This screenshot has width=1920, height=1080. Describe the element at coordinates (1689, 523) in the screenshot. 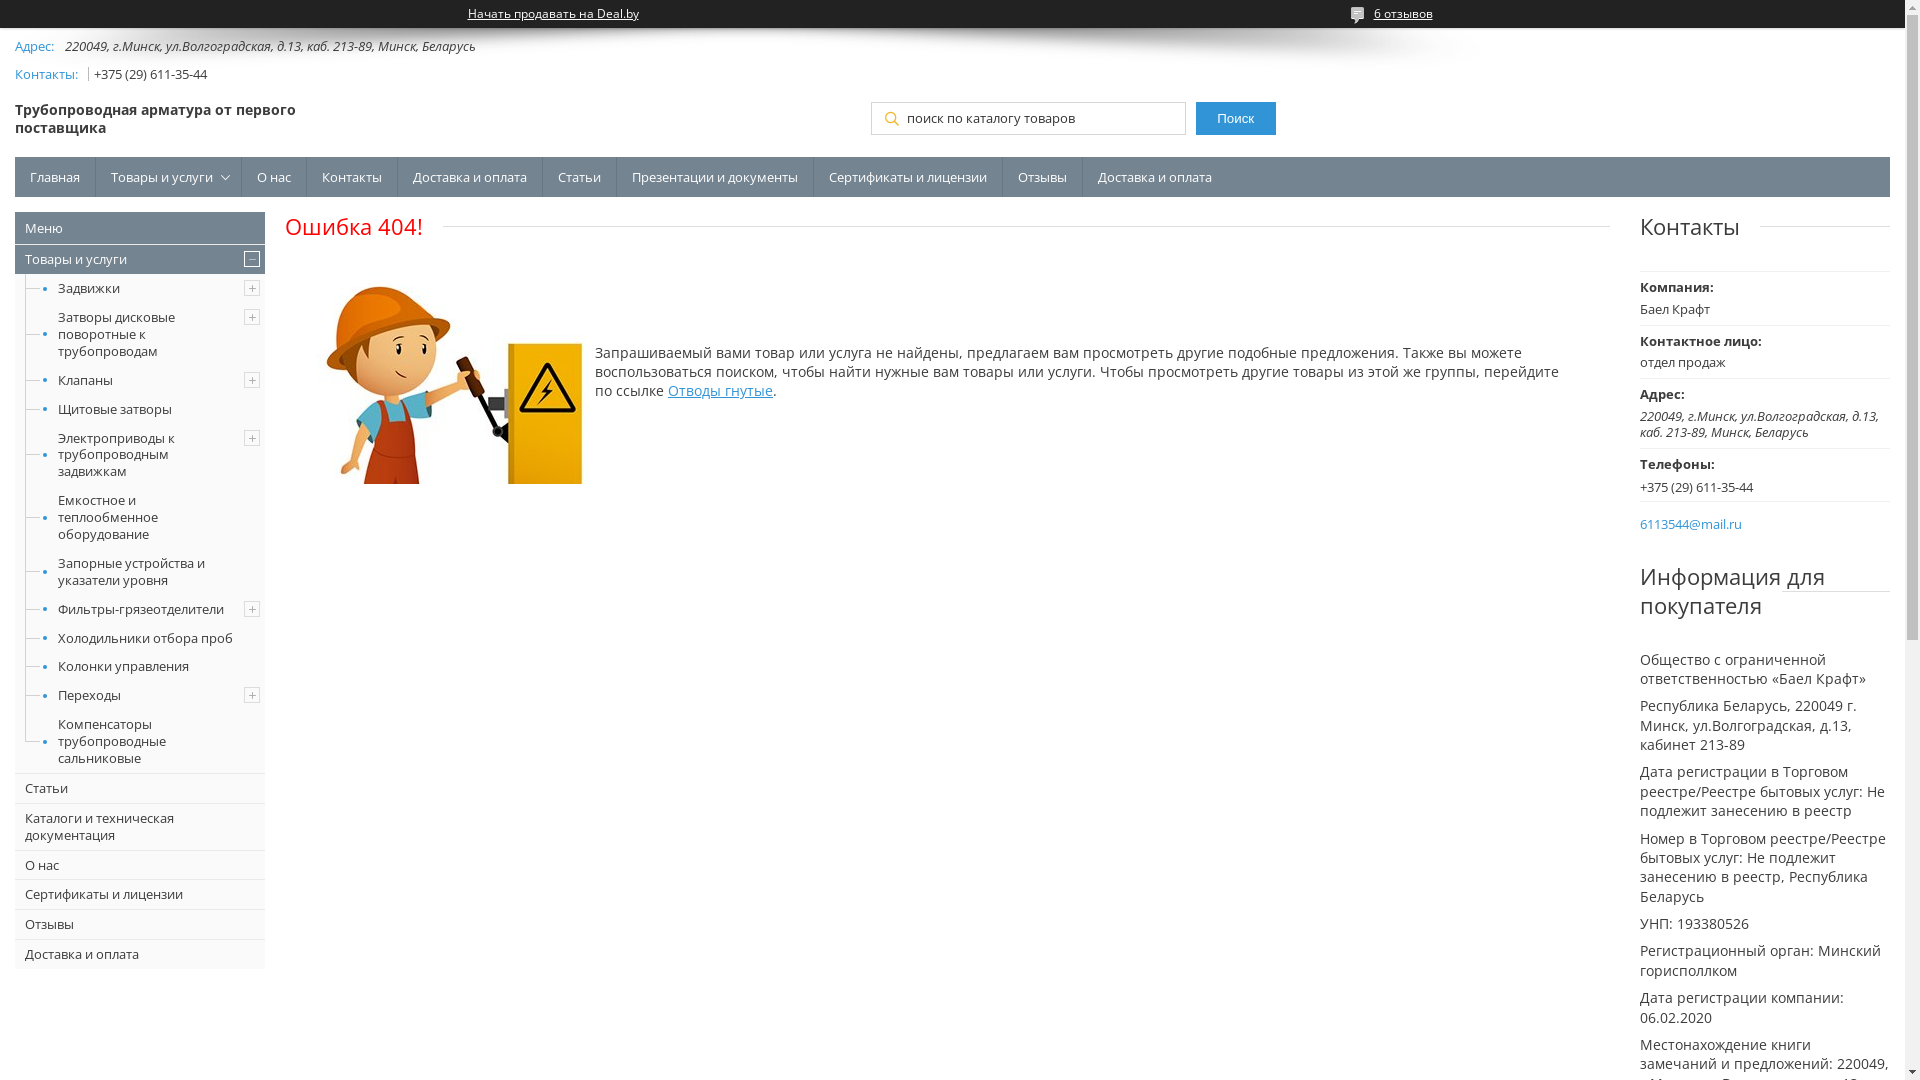

I see `'6113544@mail.ru'` at that location.